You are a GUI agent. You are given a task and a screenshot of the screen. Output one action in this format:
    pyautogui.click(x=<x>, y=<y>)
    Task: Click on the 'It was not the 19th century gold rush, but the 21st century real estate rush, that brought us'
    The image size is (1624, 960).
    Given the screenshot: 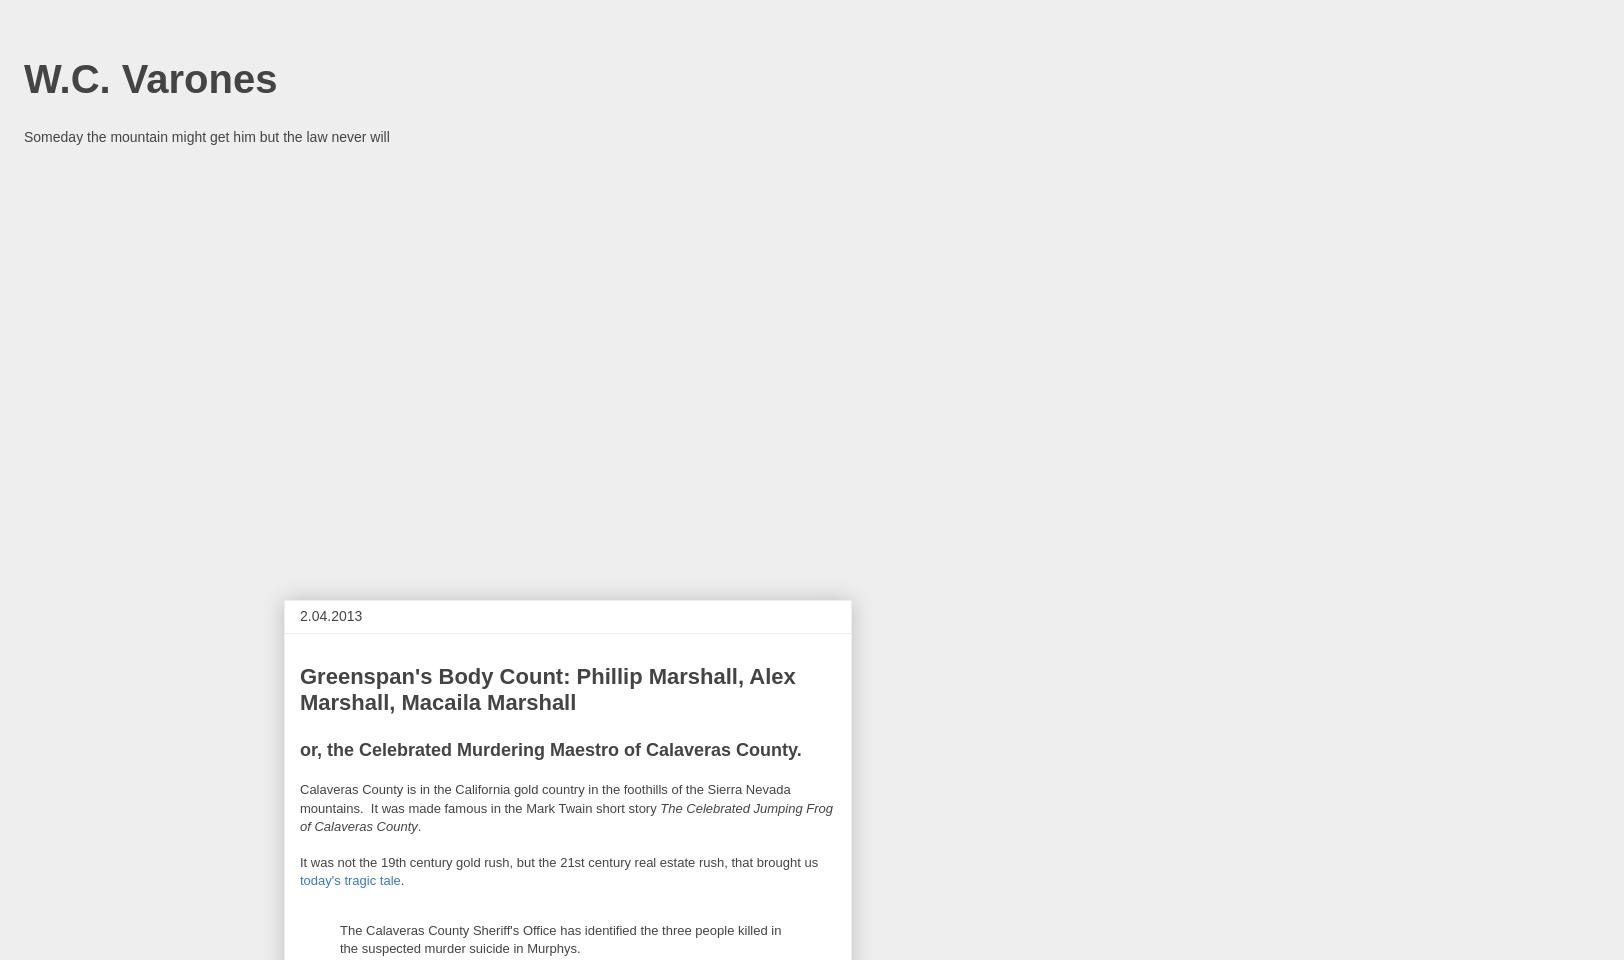 What is the action you would take?
    pyautogui.click(x=558, y=861)
    